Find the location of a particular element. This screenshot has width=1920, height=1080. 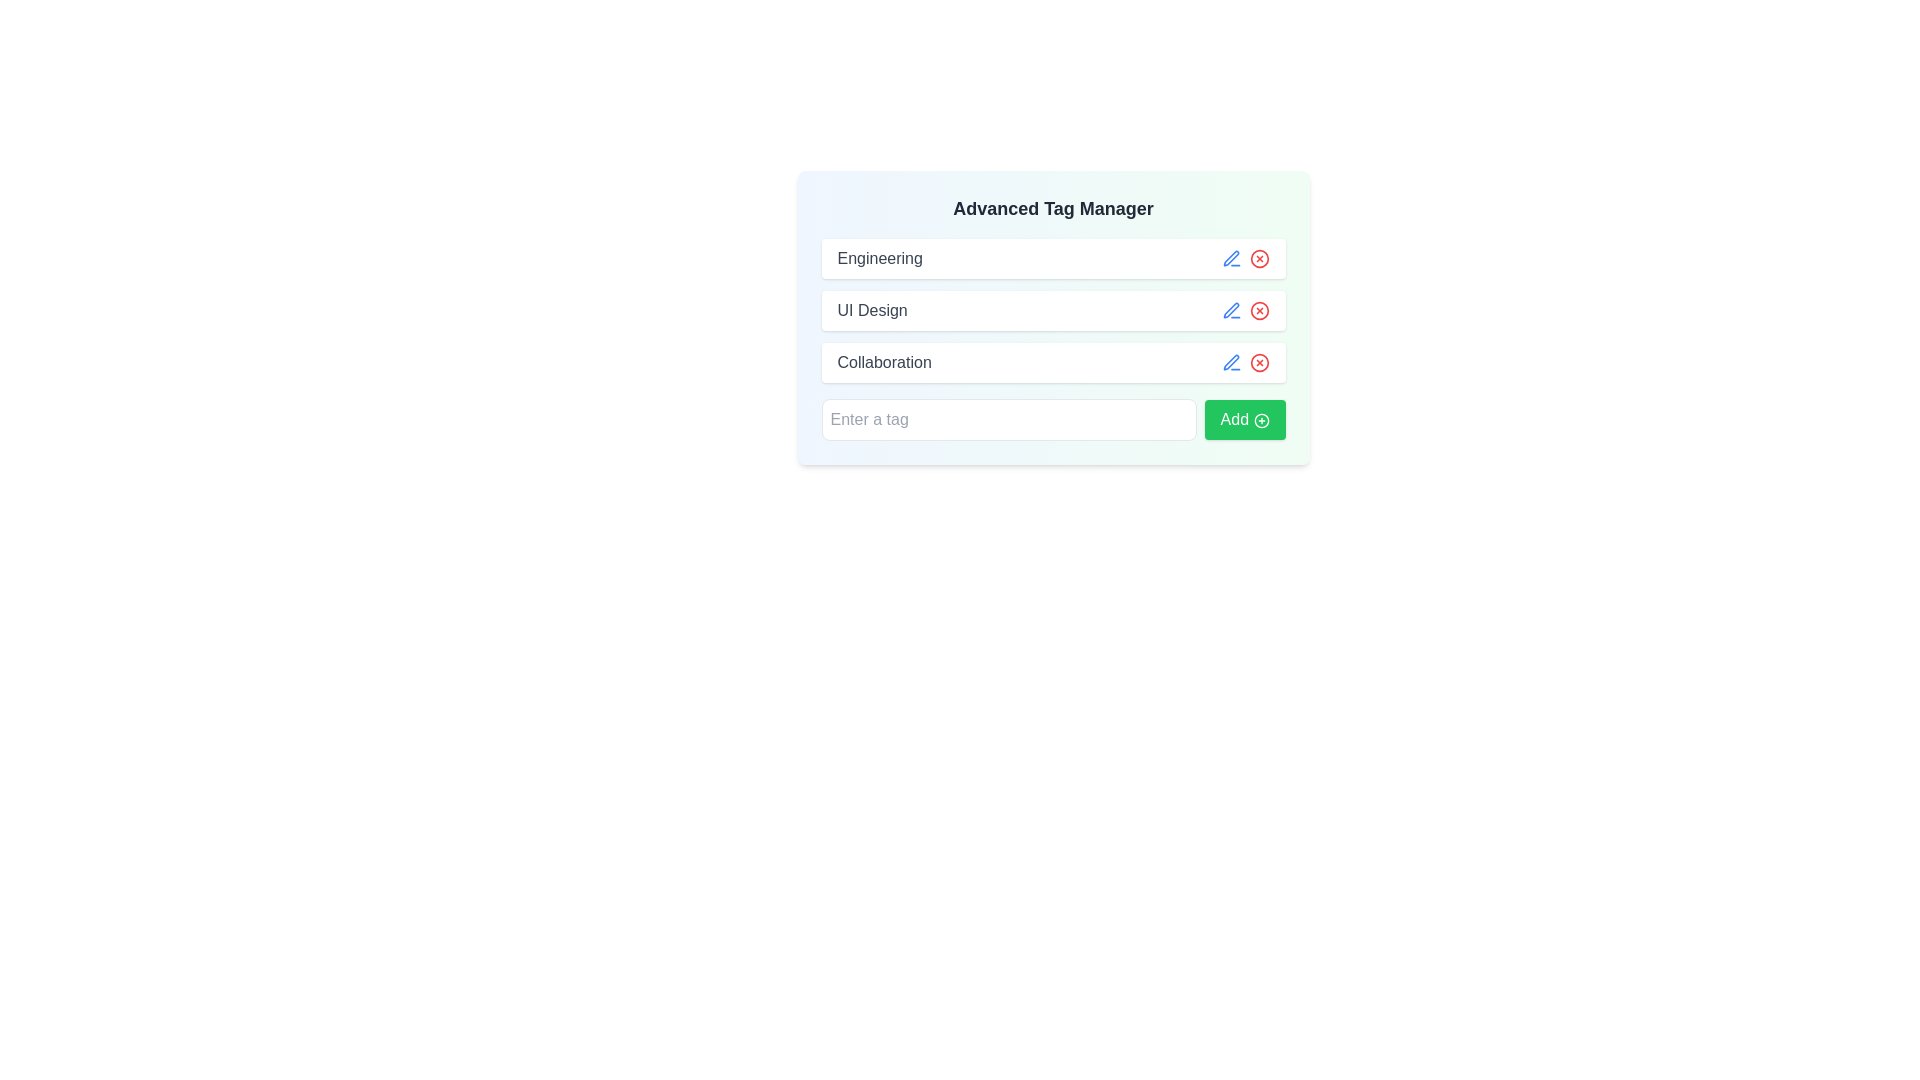

the visual representation of the circular outline within the 'Add' icon button located next to the 'Add' button in the bottom-right area of the tag manager interface is located at coordinates (1260, 419).